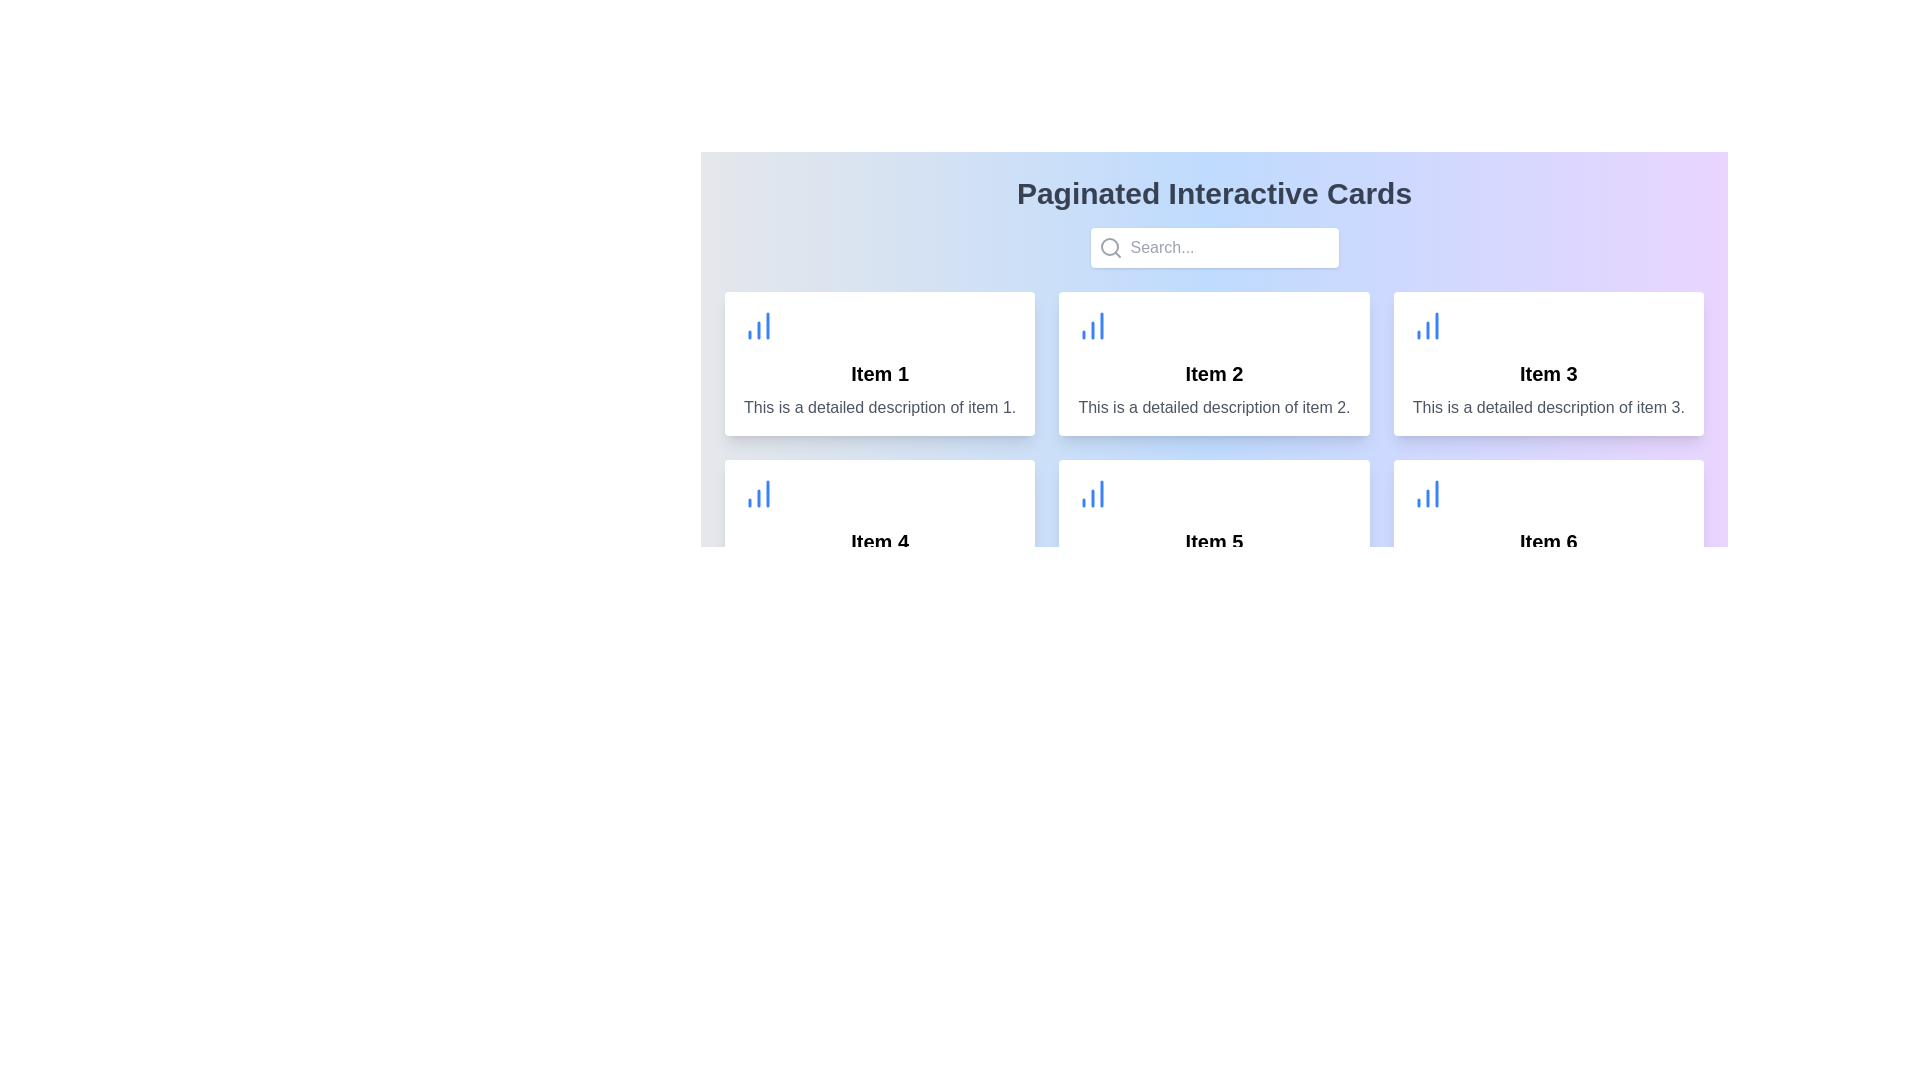 The image size is (1920, 1080). Describe the element at coordinates (880, 363) in the screenshot. I see `the first card in the grid layout, which displays a summary with an icon, title, and description, located in the top left corner` at that location.